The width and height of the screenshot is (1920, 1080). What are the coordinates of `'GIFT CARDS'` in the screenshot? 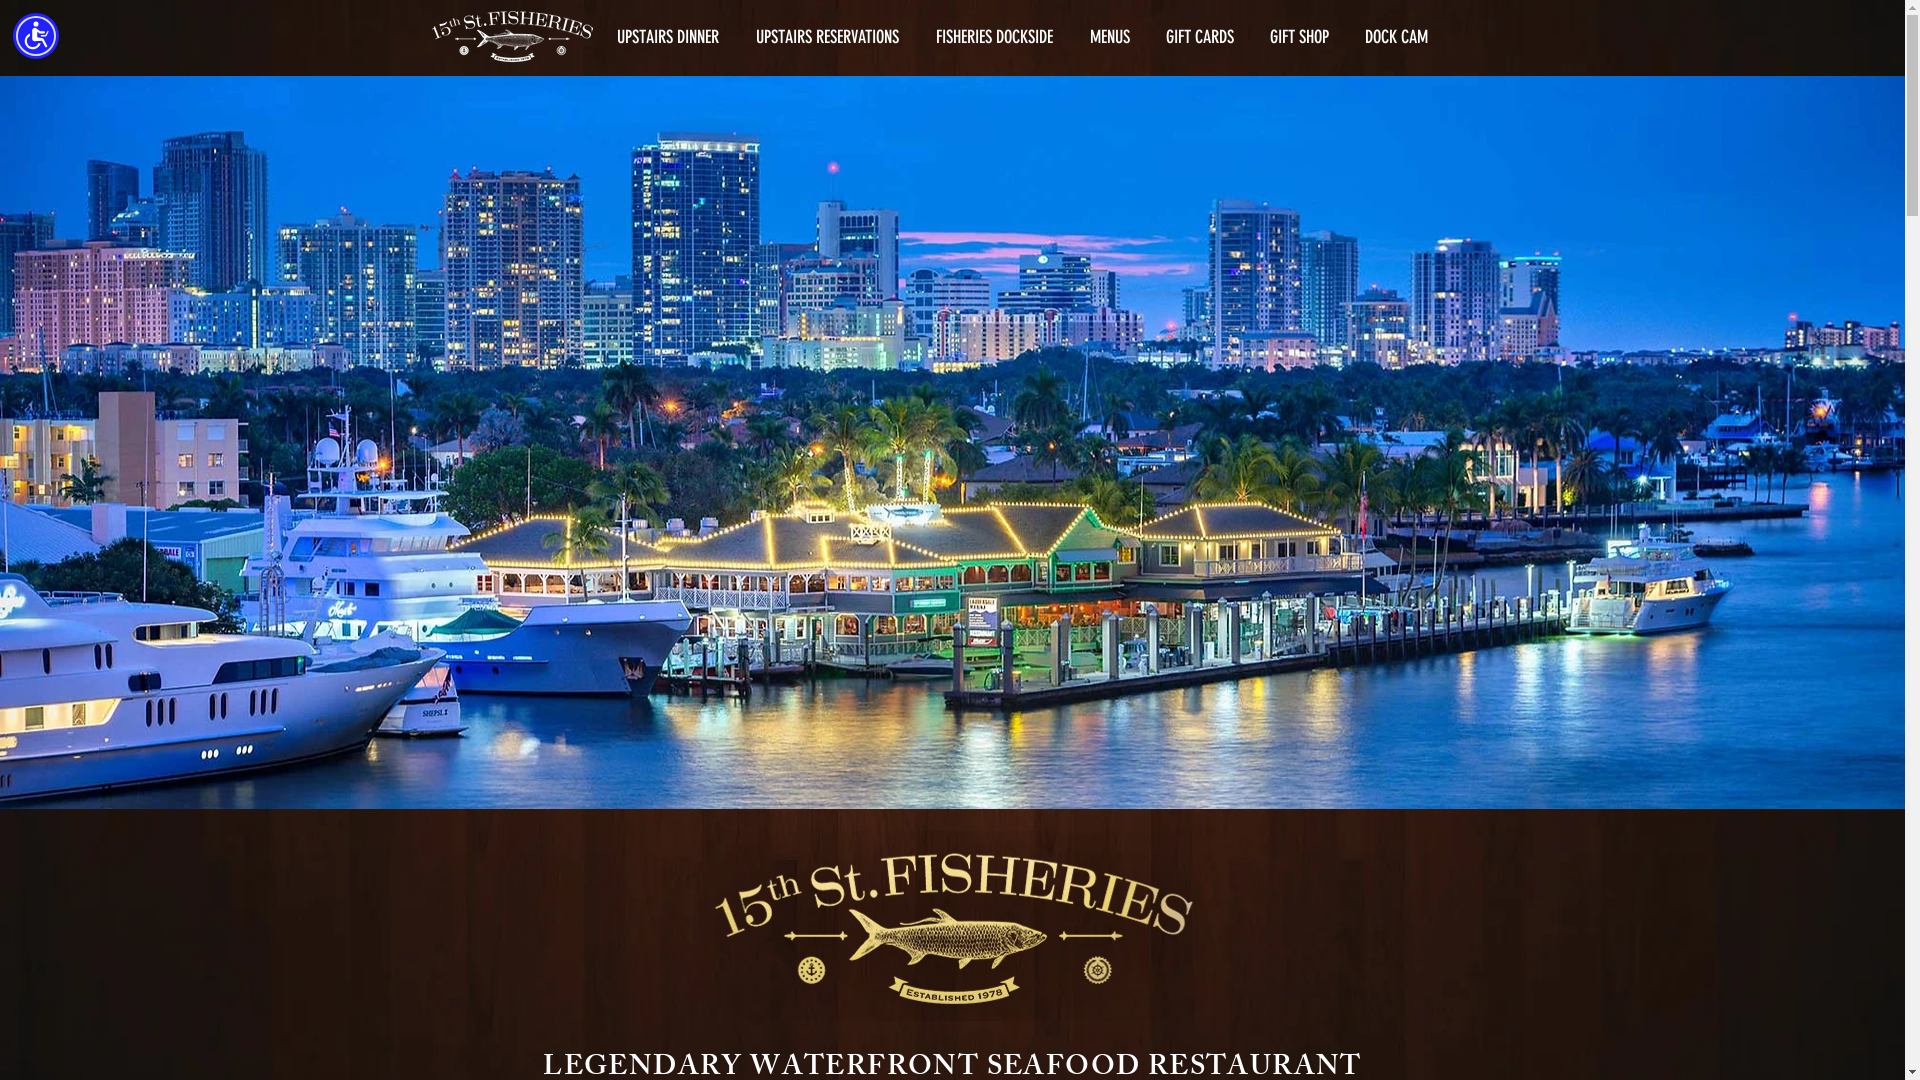 It's located at (1200, 37).